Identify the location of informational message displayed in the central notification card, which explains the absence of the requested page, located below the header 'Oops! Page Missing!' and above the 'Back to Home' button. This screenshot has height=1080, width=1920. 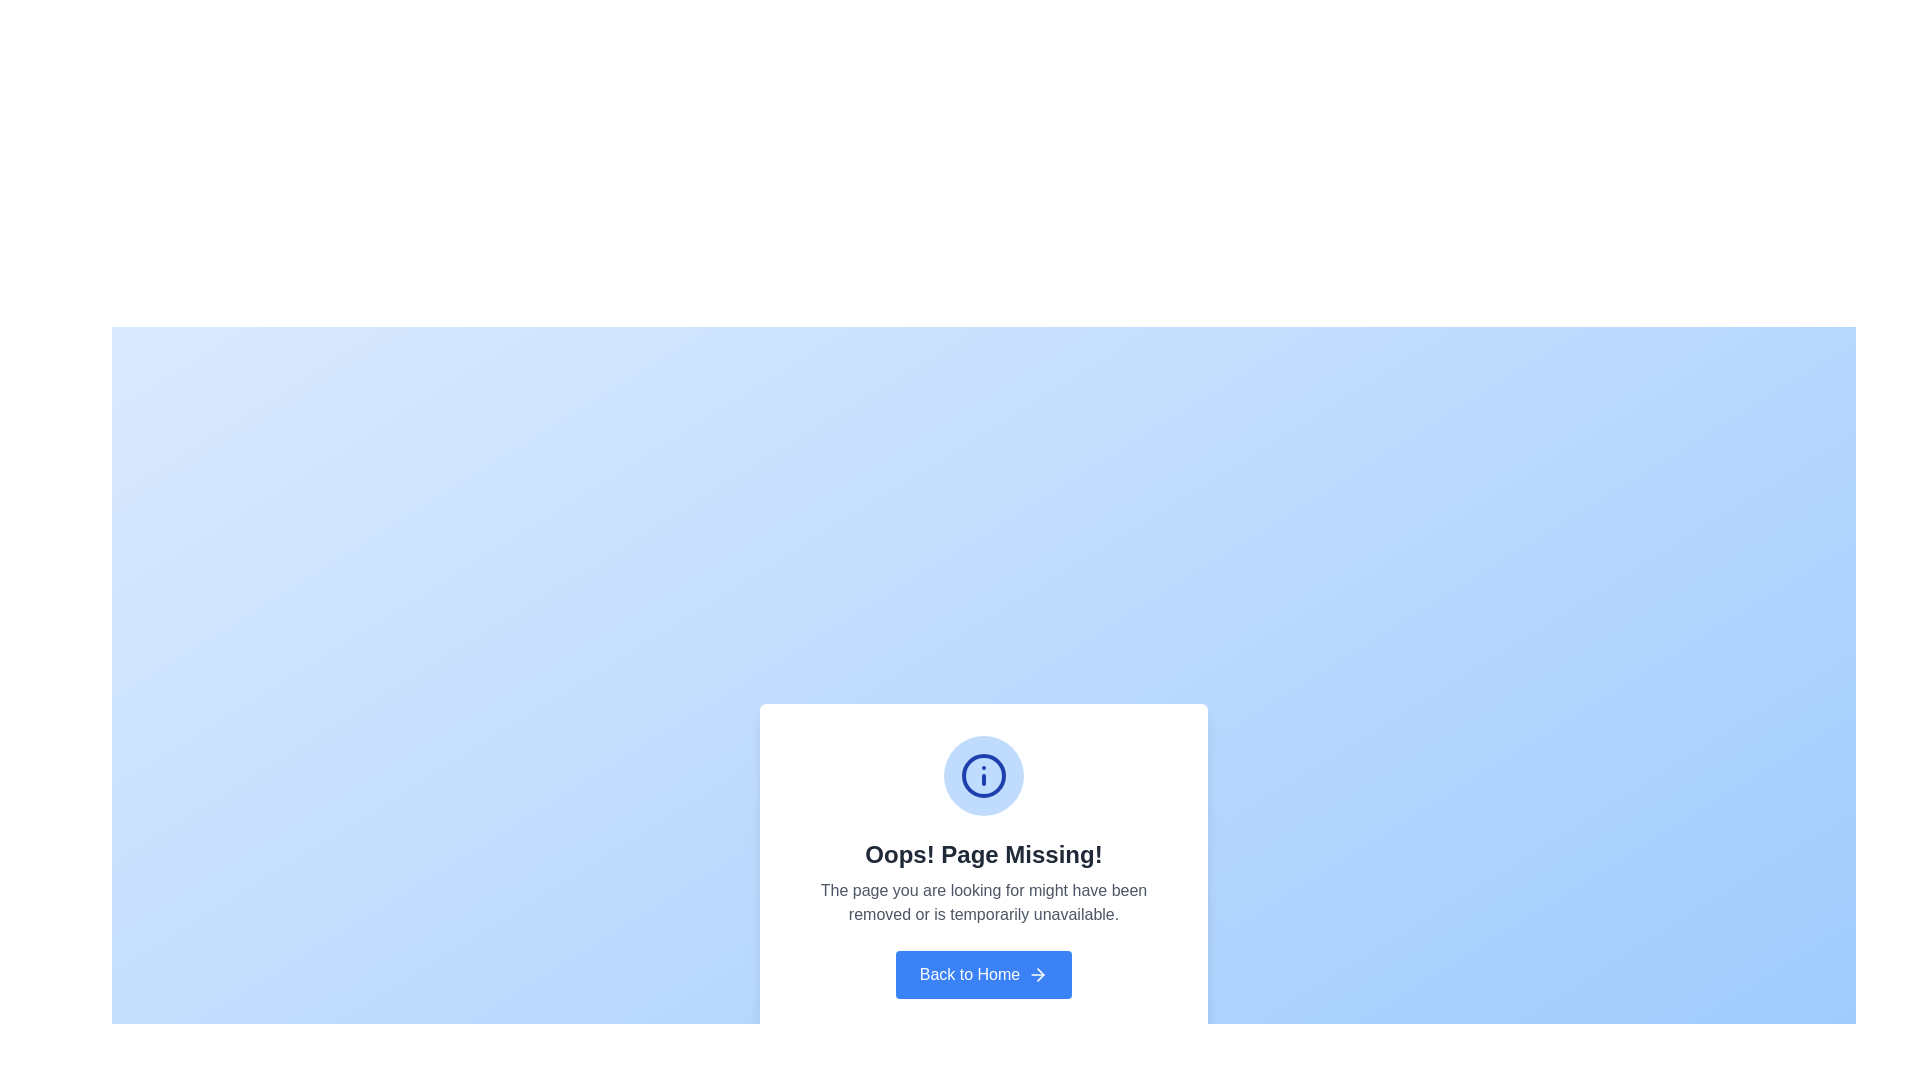
(983, 902).